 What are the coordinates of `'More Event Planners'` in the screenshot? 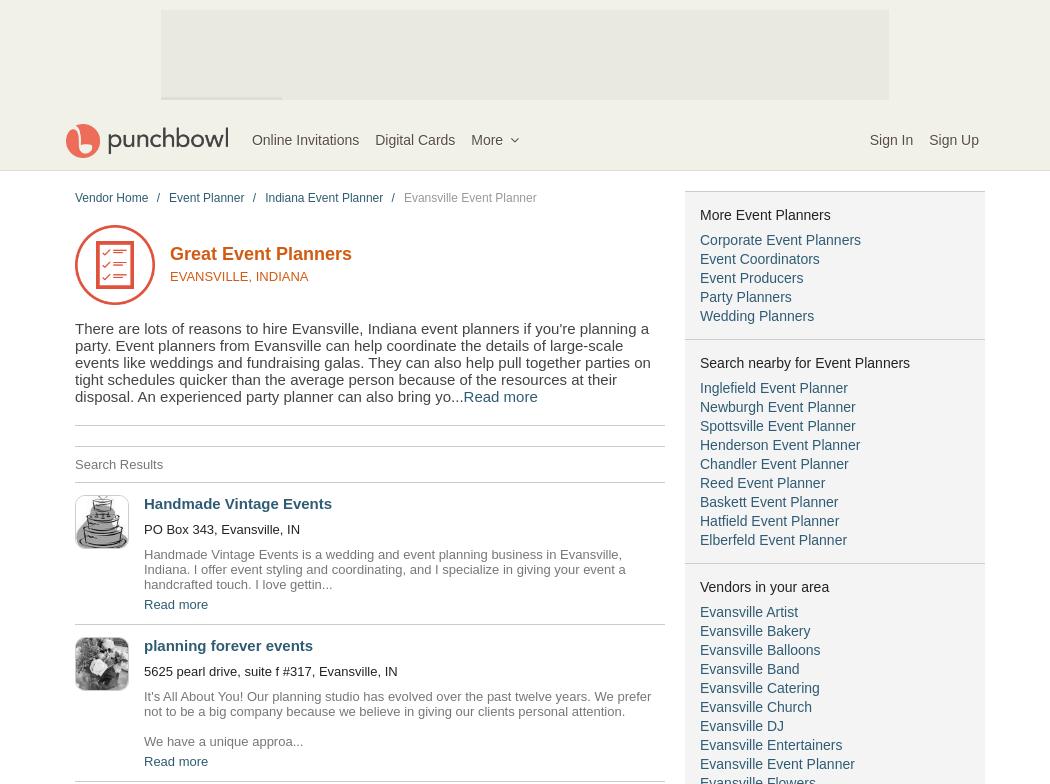 It's located at (765, 214).